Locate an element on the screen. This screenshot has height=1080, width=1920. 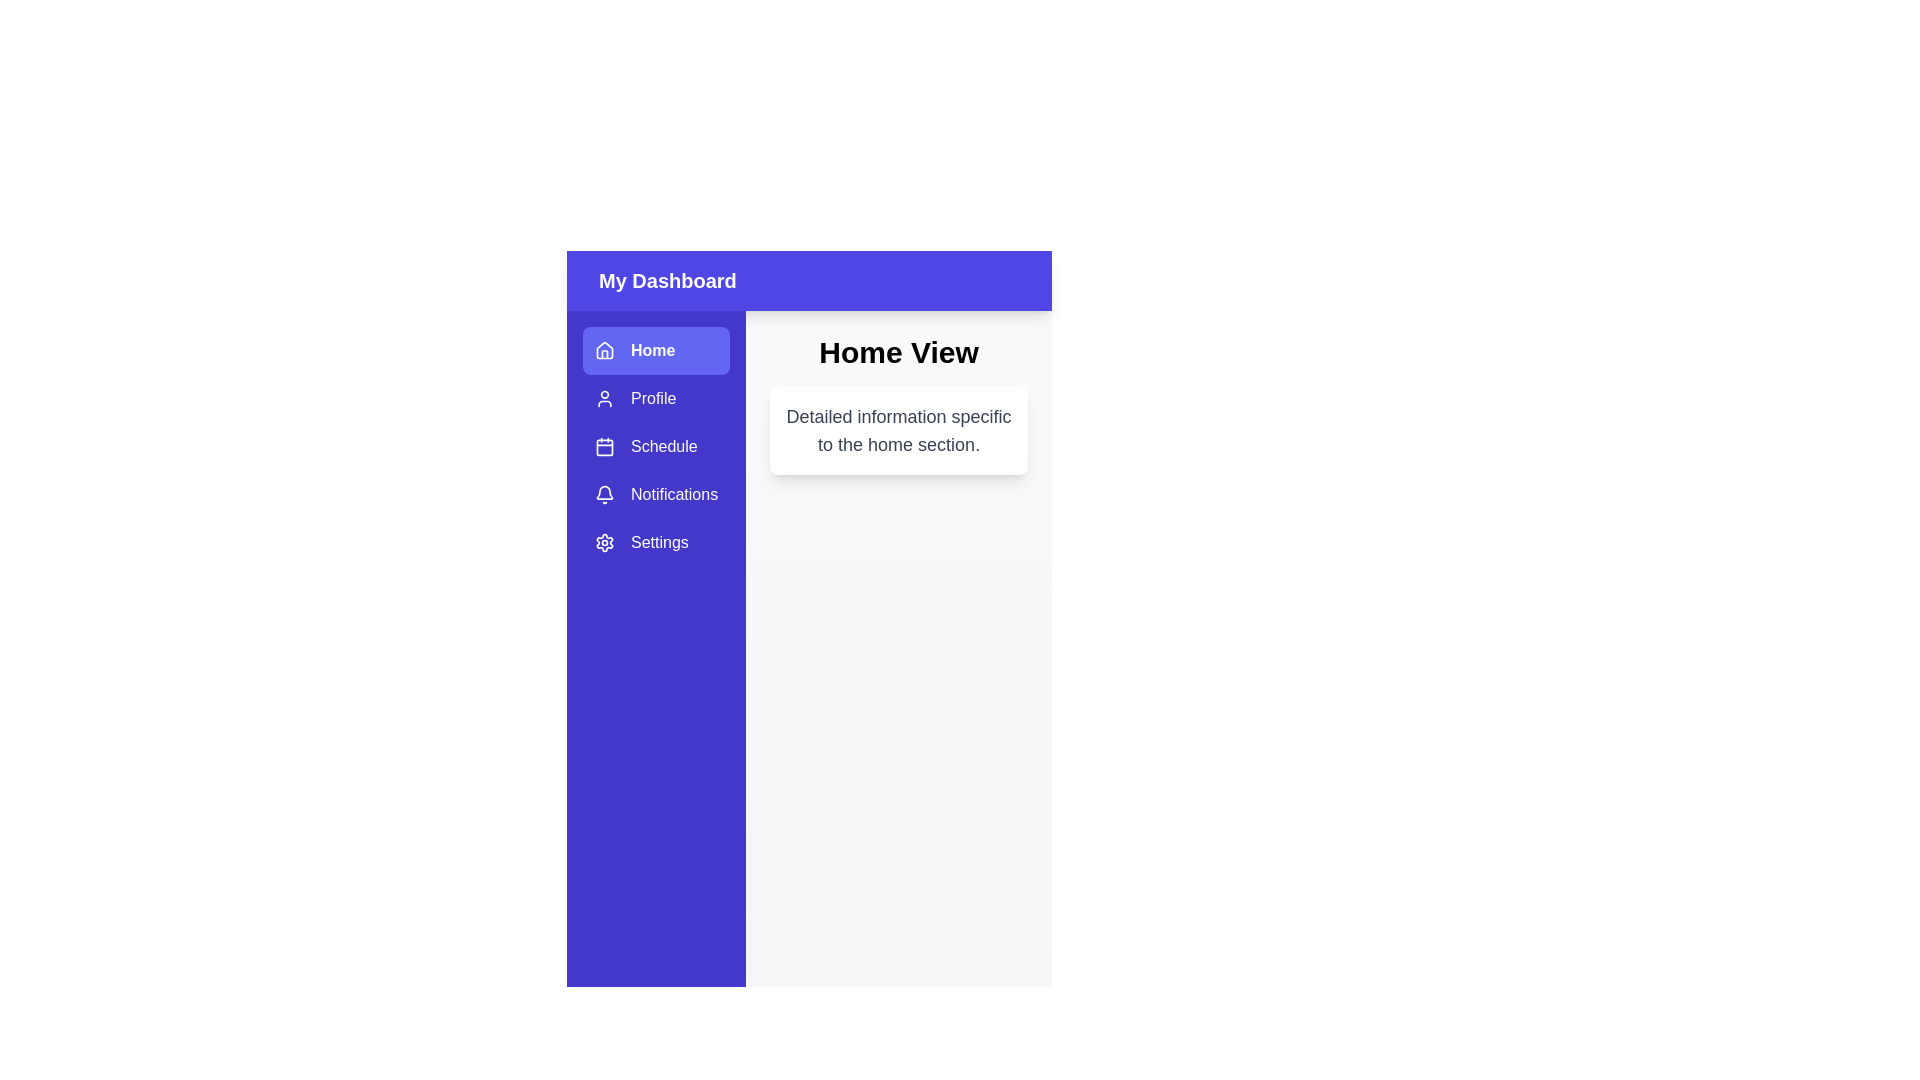
the sidebar item labeled Settings to reveal its tooltip or highlight is located at coordinates (656, 543).